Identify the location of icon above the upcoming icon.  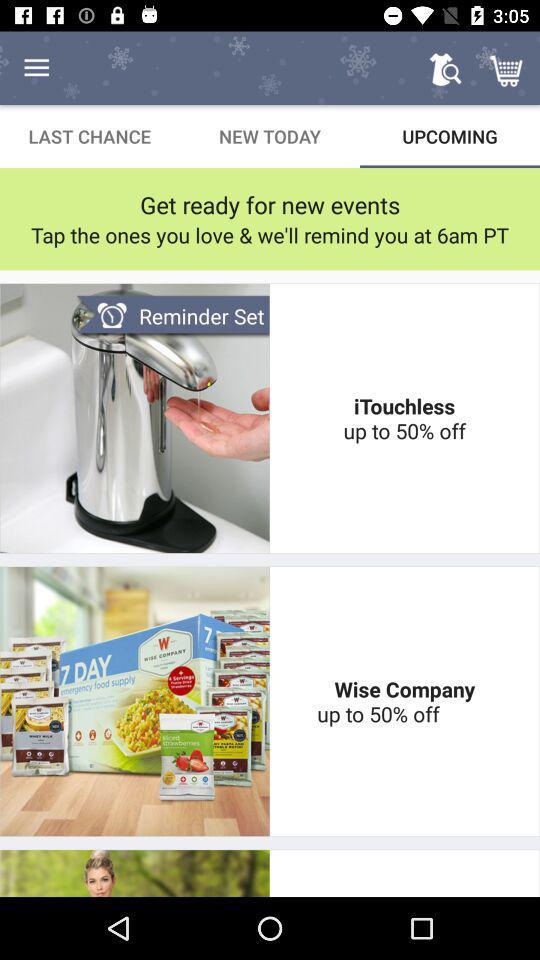
(508, 68).